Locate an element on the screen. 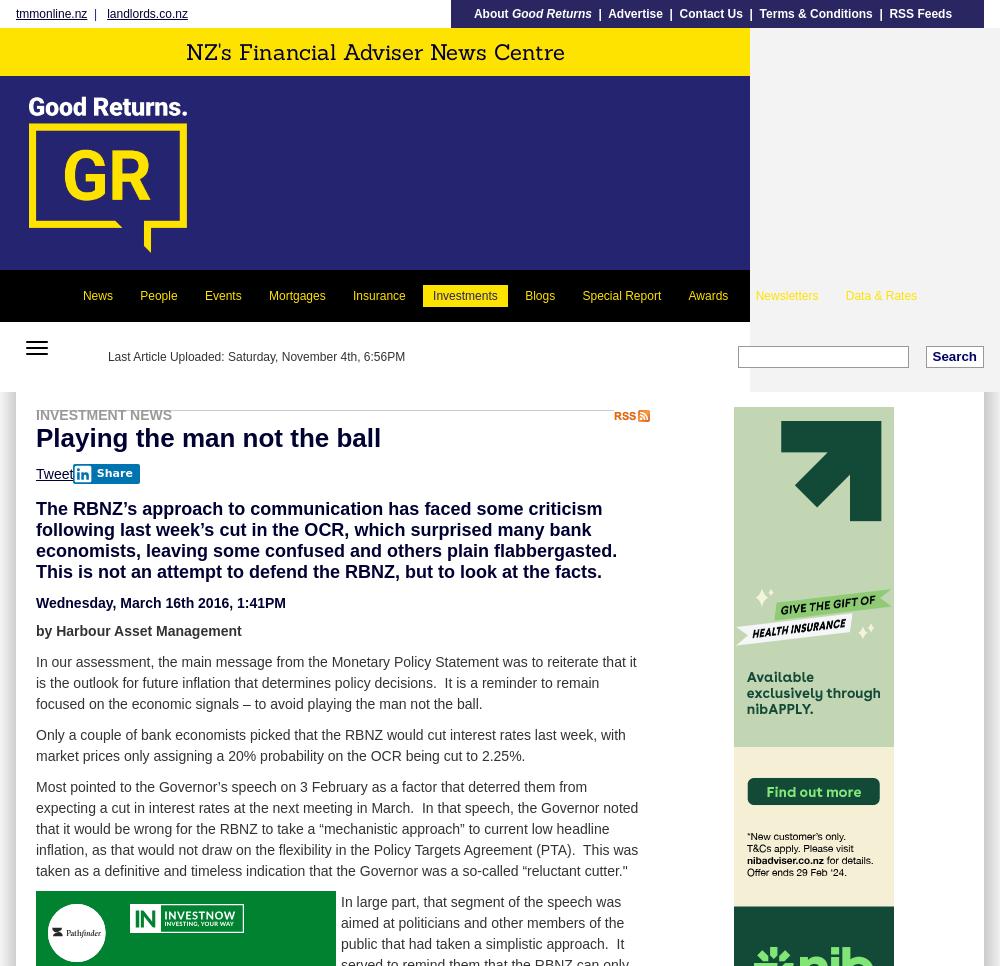  'Terms & Conditions' is located at coordinates (814, 13).